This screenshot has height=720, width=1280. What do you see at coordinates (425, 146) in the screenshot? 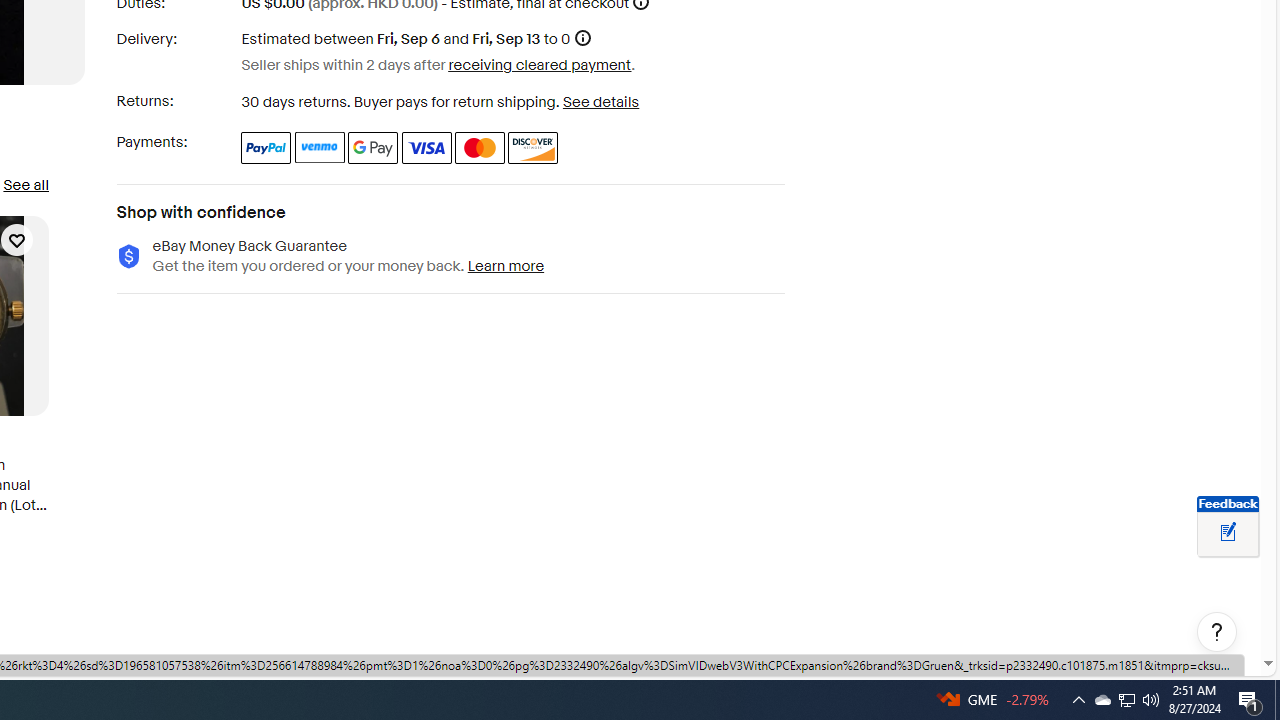
I see `'Visa'` at bounding box center [425, 146].